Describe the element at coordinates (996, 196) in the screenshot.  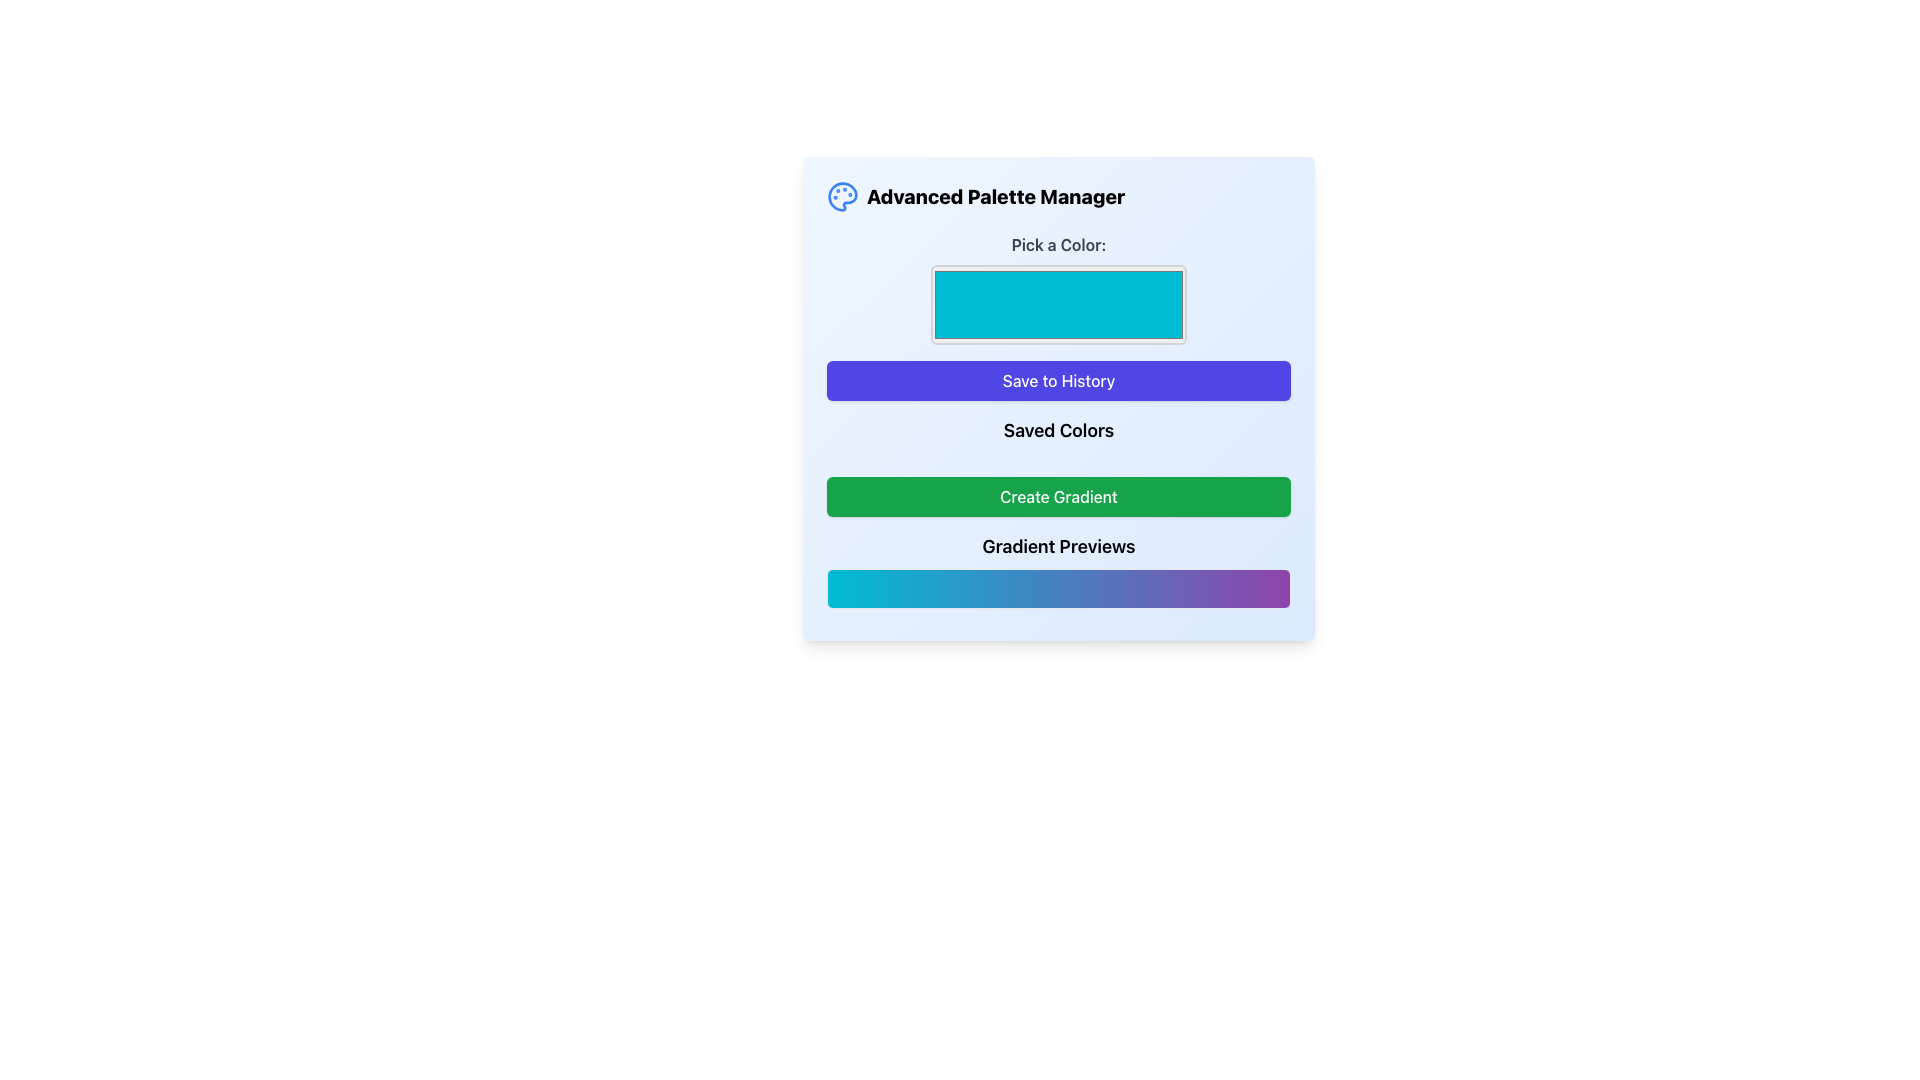
I see `the 'Advanced Palette Manager' text label, which is prominently displayed at the top of a UI card, adjacent to a palette icon on its left` at that location.